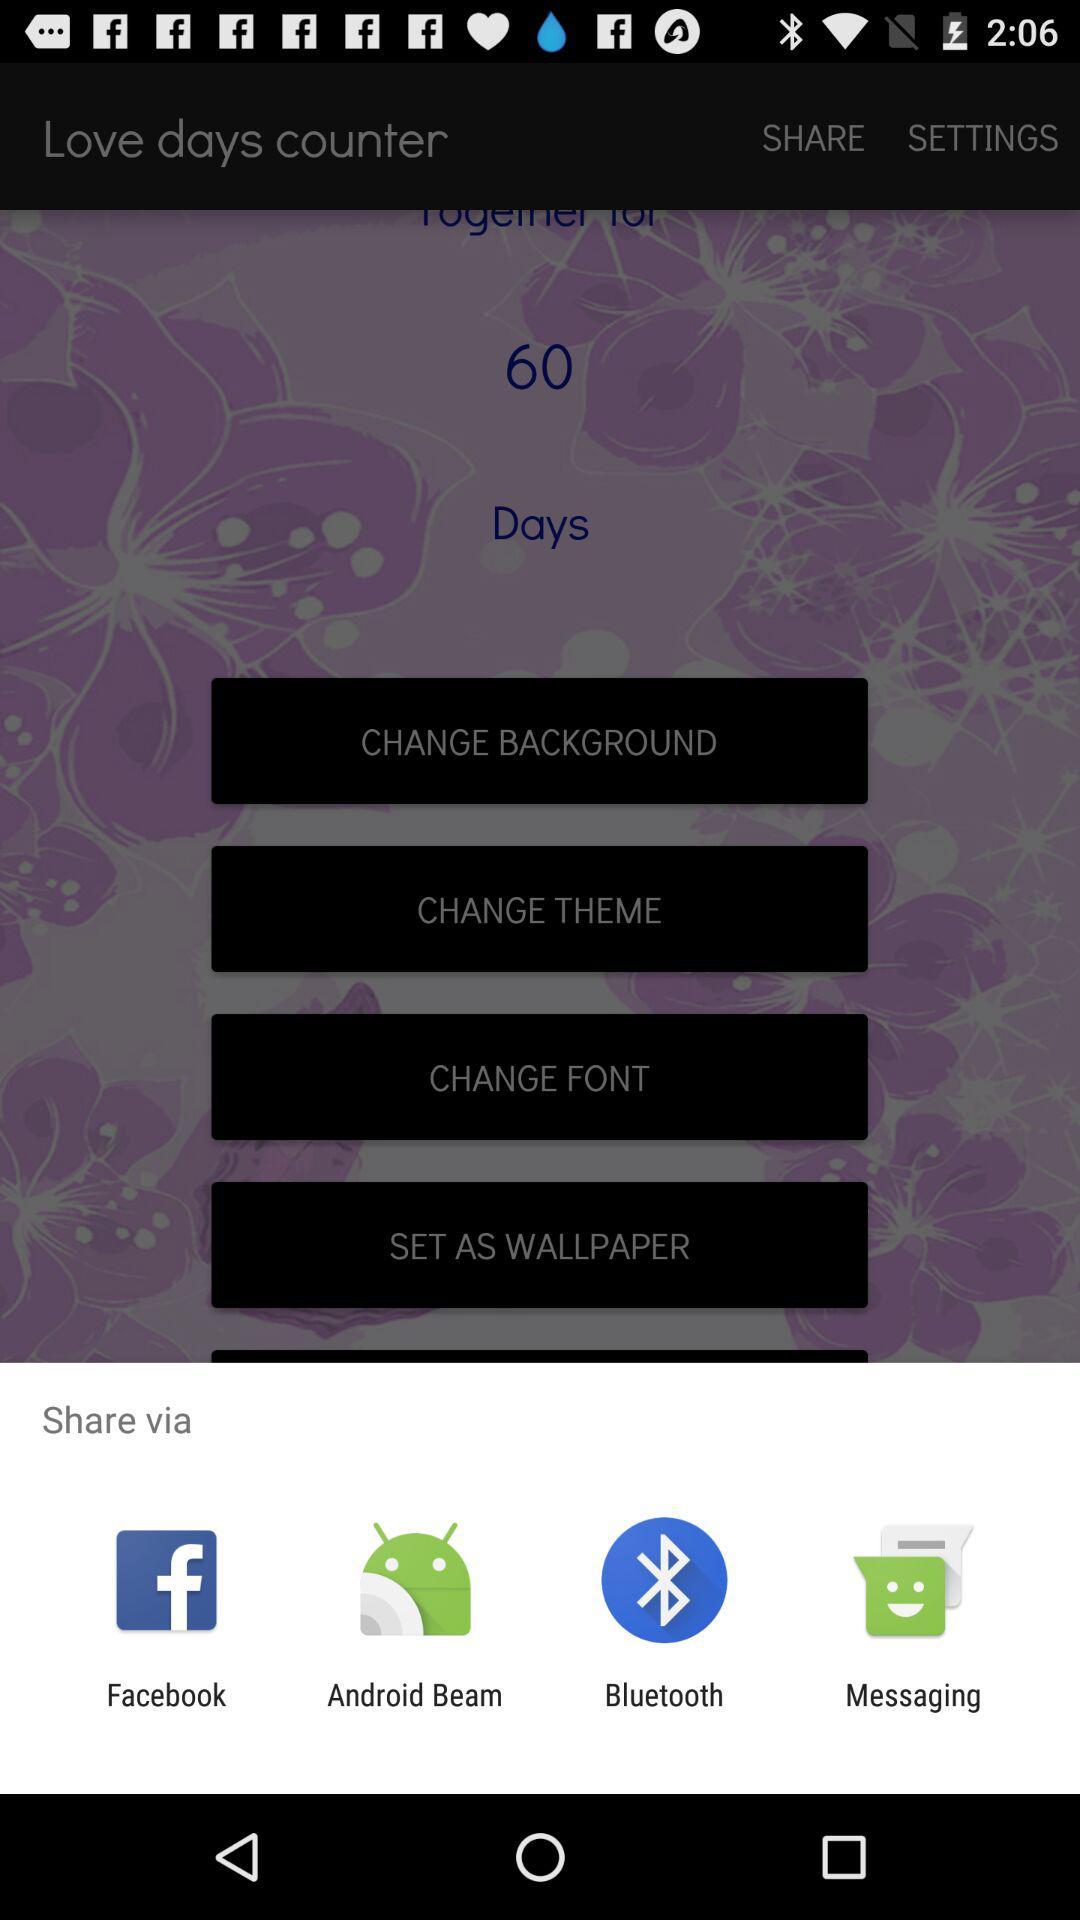  Describe the element at coordinates (913, 1711) in the screenshot. I see `messaging icon` at that location.